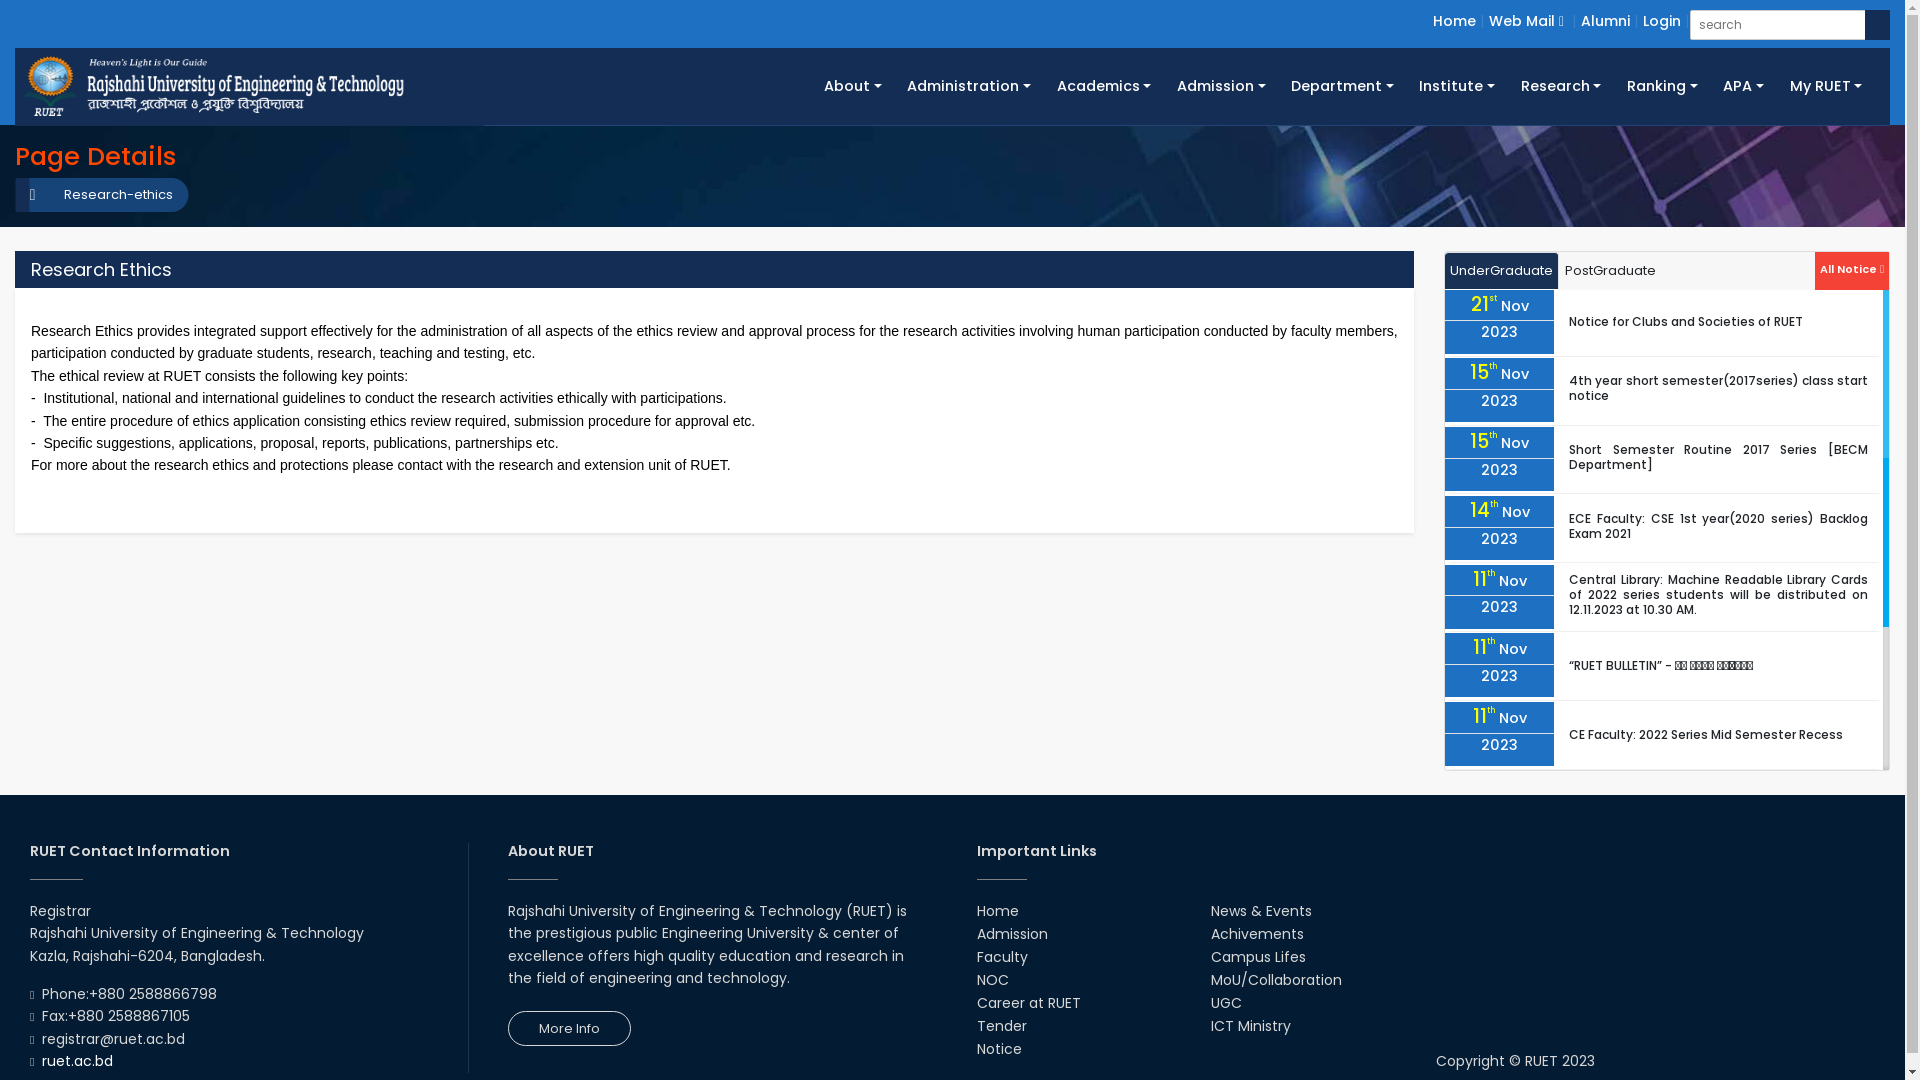 Image resolution: width=1920 pixels, height=1080 pixels. What do you see at coordinates (1568, 734) in the screenshot?
I see `'CE Faculty: 2022 Series Mid Semester Recess'` at bounding box center [1568, 734].